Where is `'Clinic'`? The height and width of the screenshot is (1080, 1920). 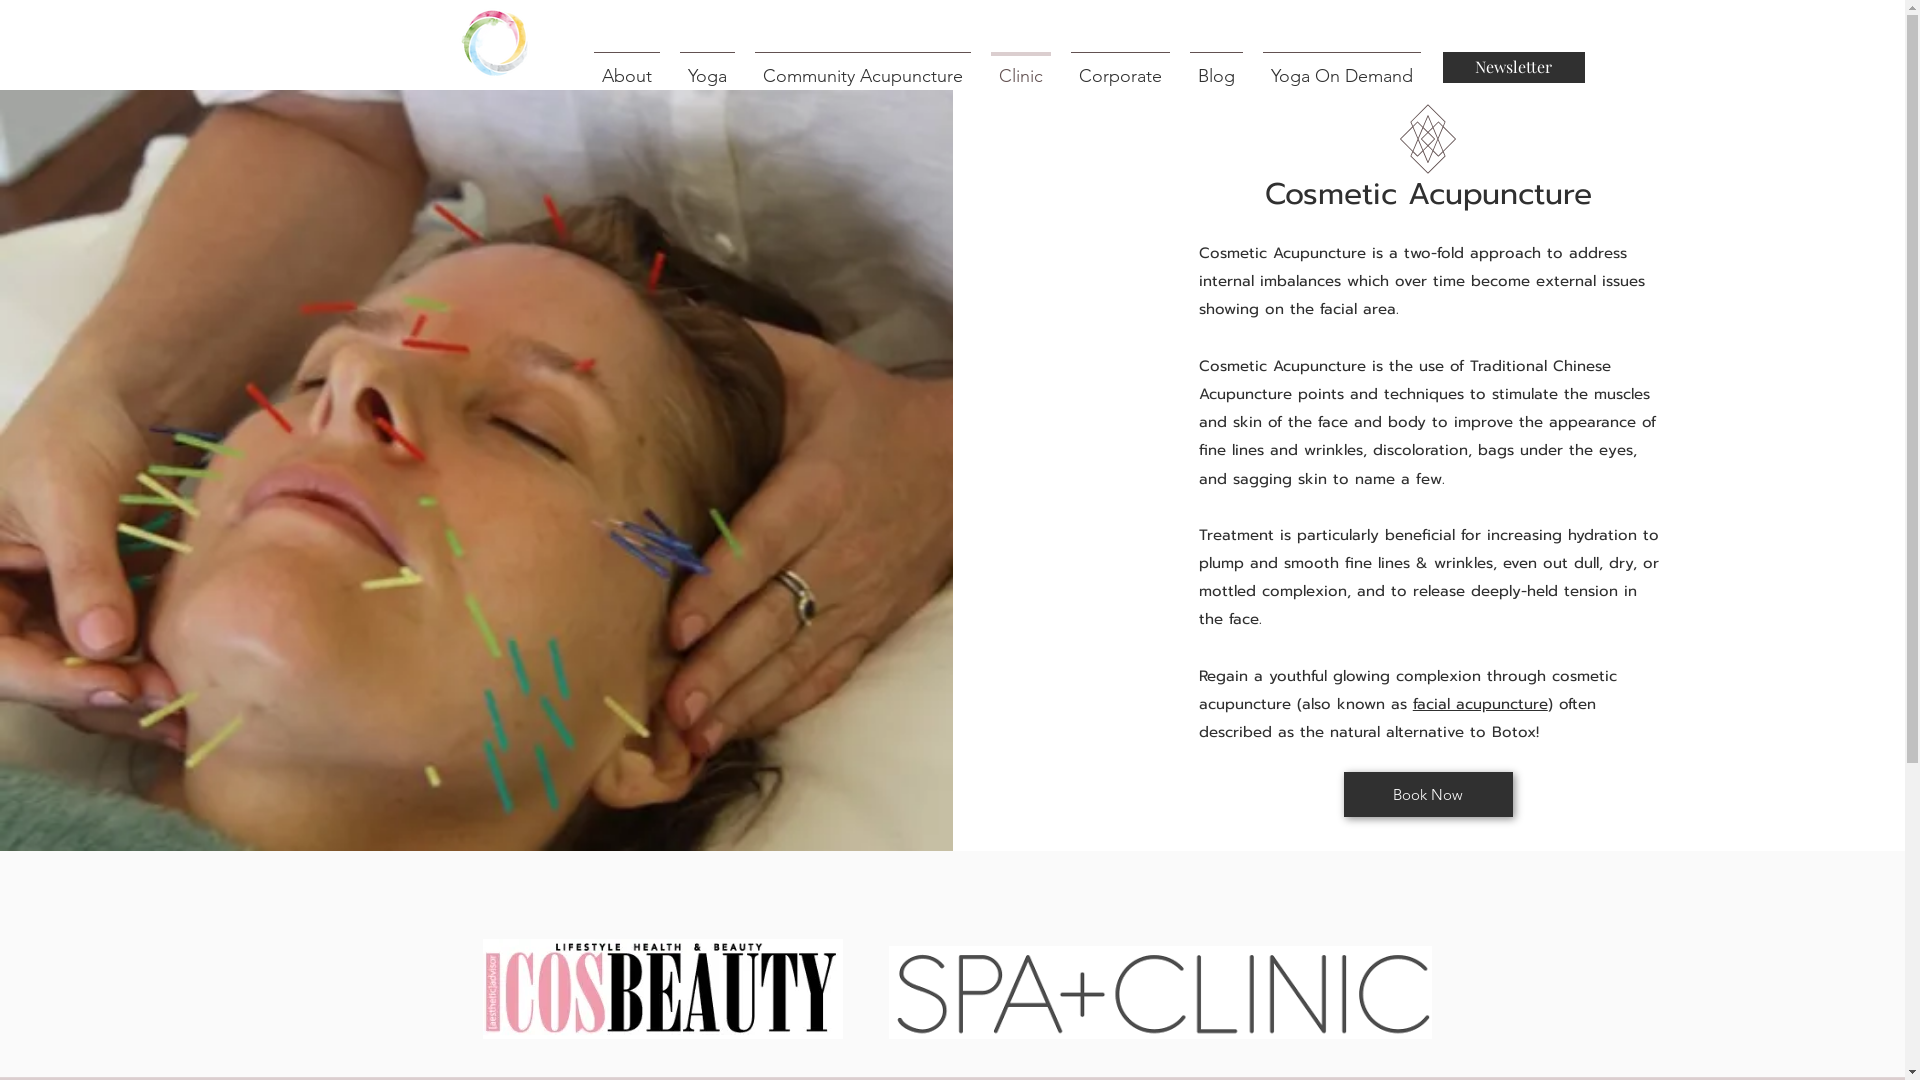 'Clinic' is located at coordinates (1019, 66).